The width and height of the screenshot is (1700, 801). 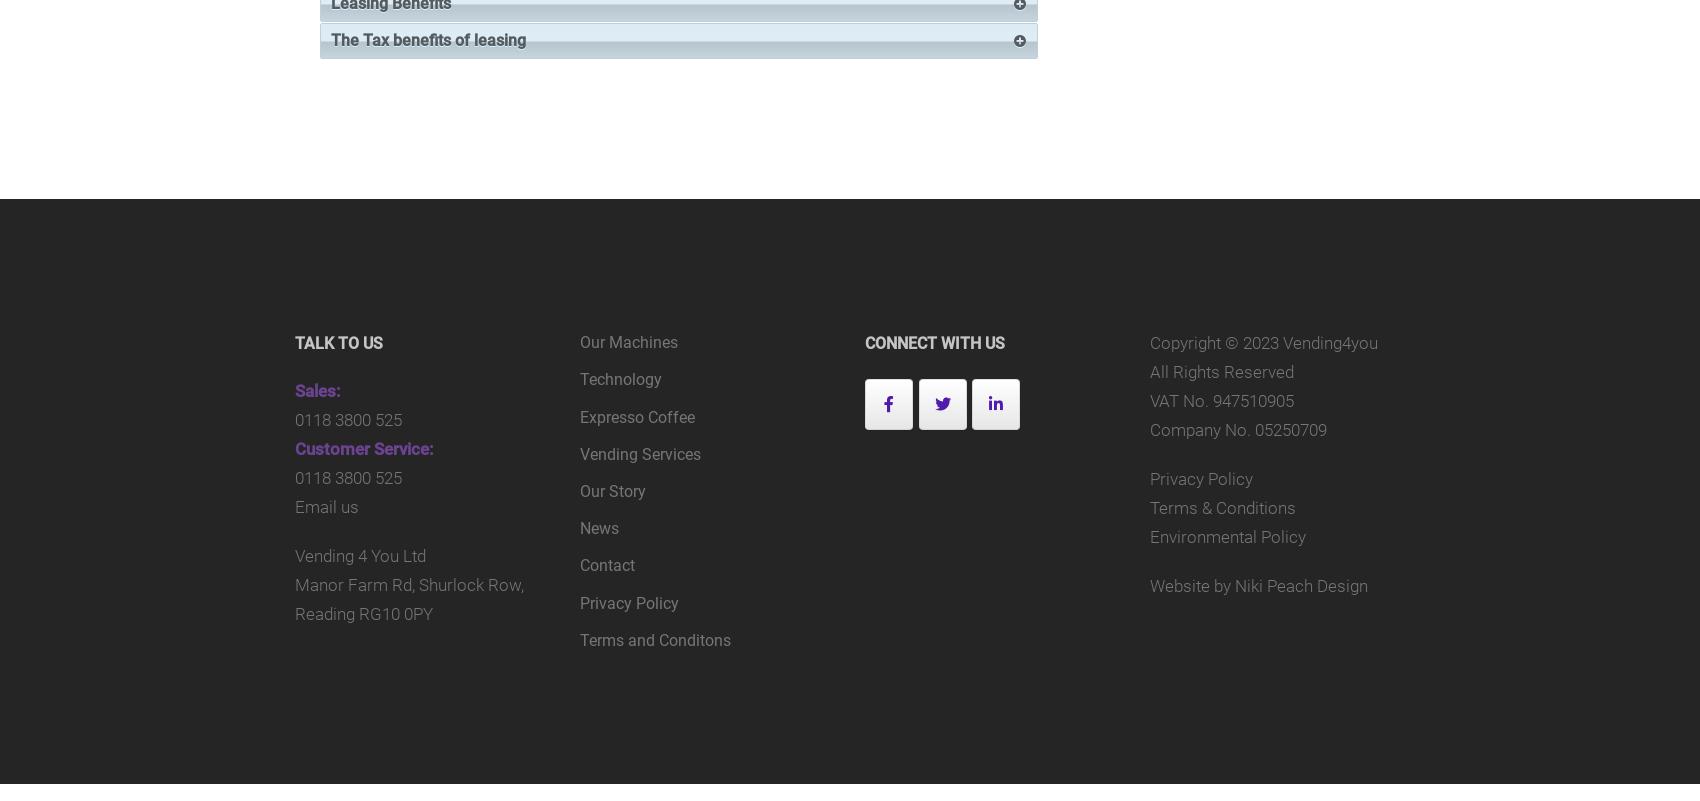 I want to click on 'Terms and Conditons', so click(x=579, y=638).